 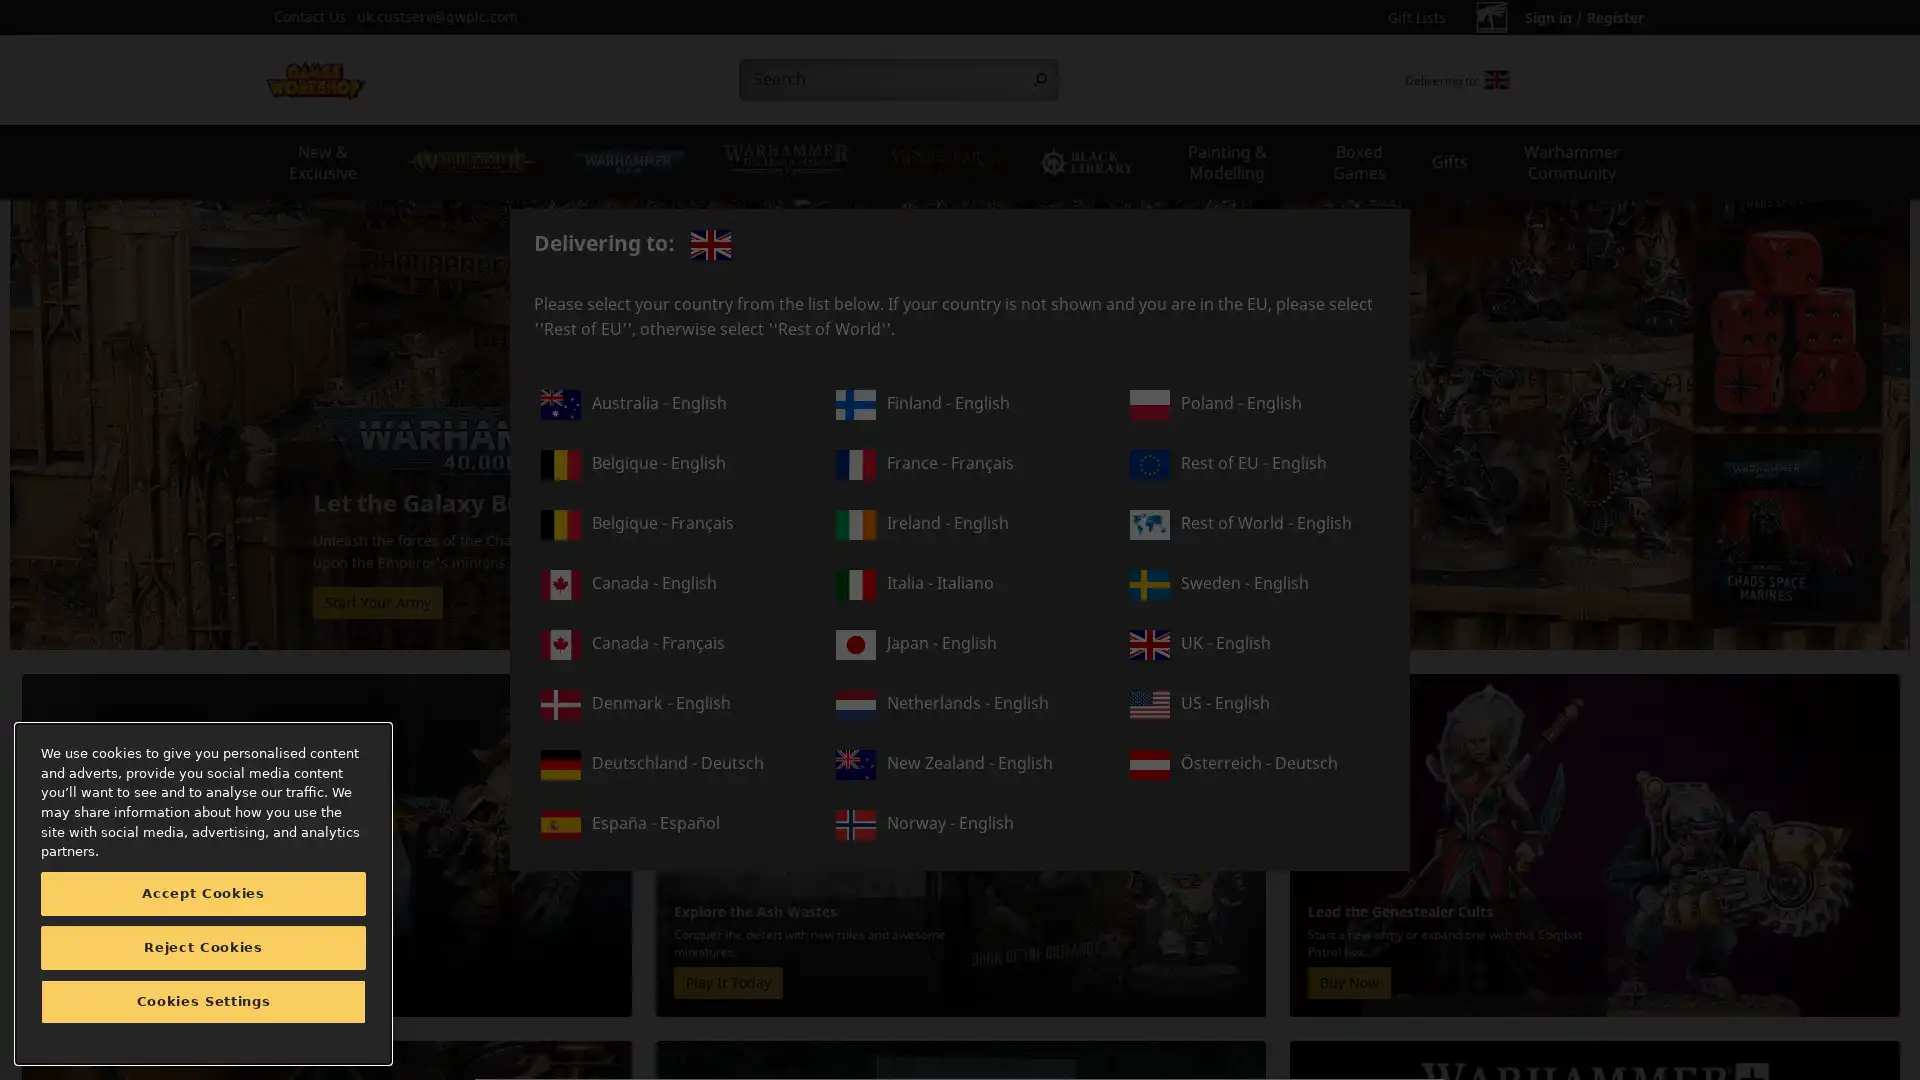 What do you see at coordinates (203, 1002) in the screenshot?
I see `Cookies Settings` at bounding box center [203, 1002].